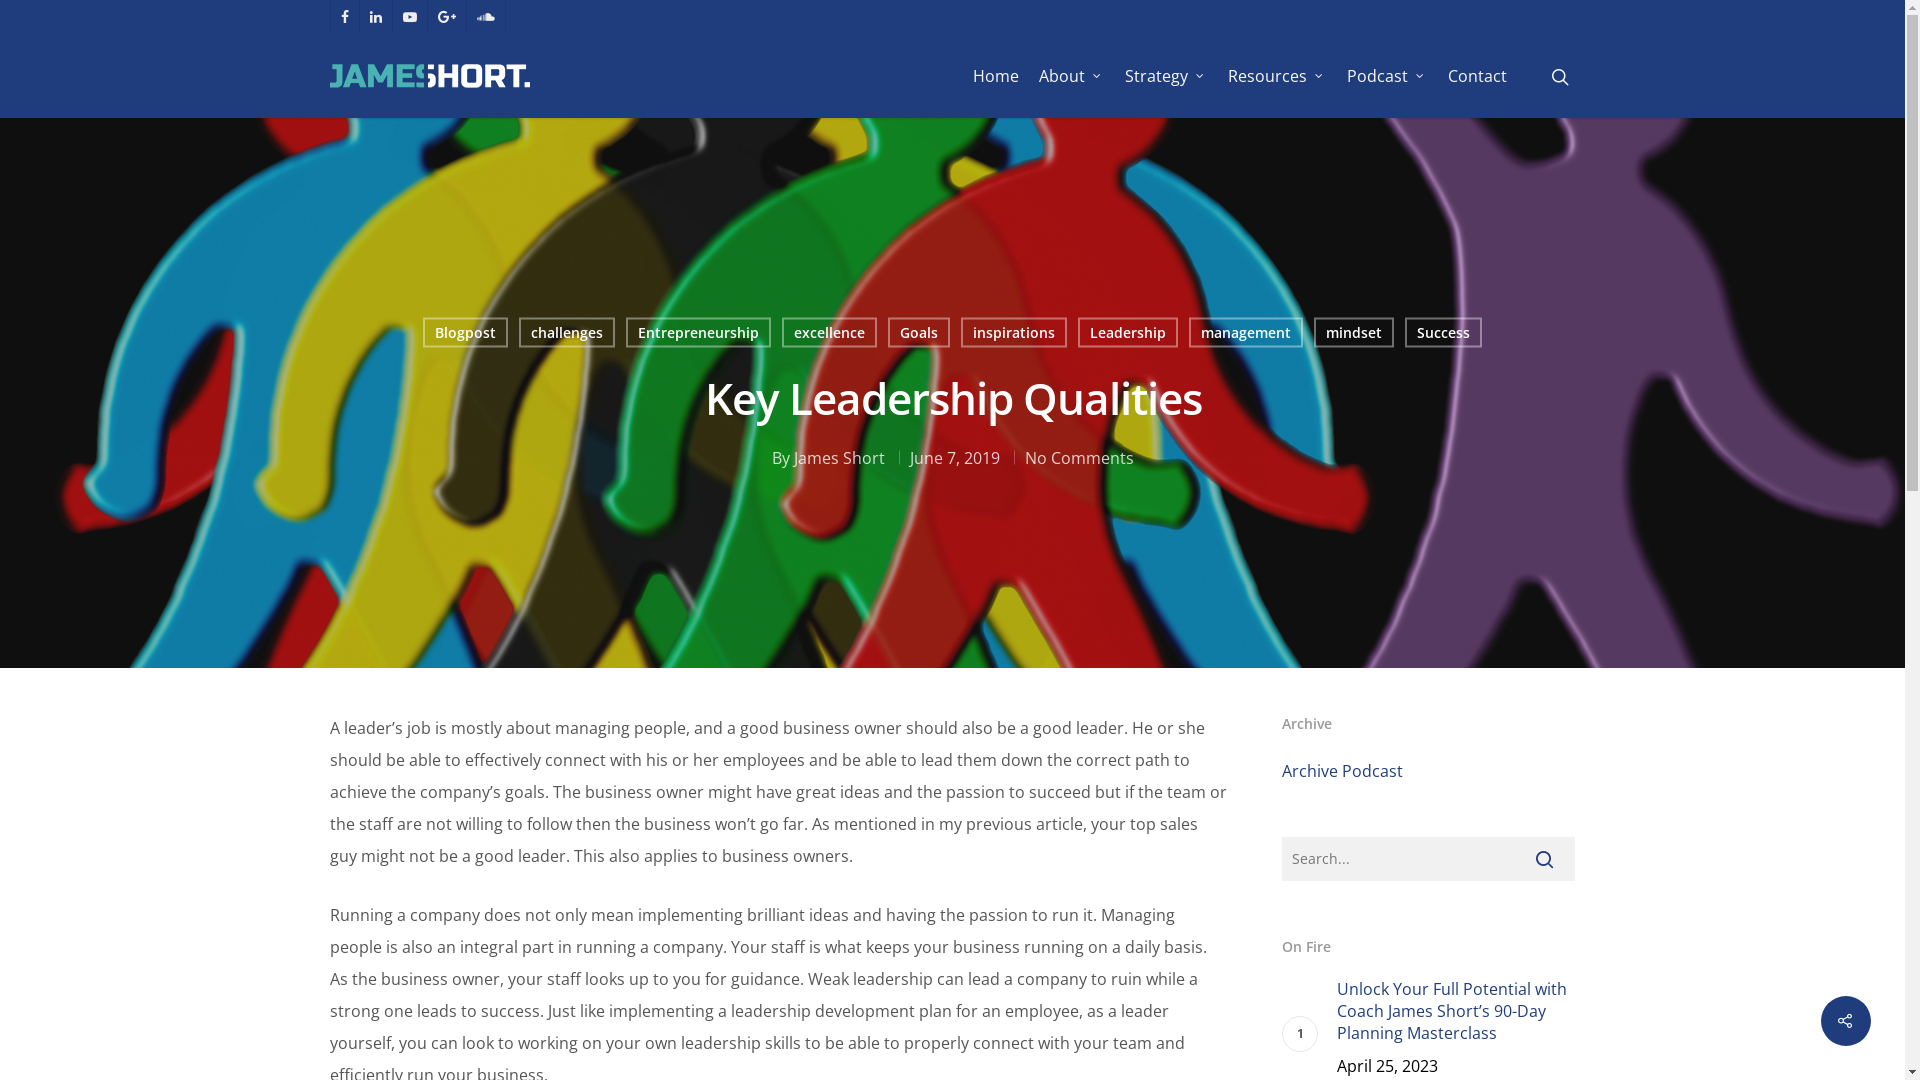  I want to click on 'Success', so click(1442, 331).